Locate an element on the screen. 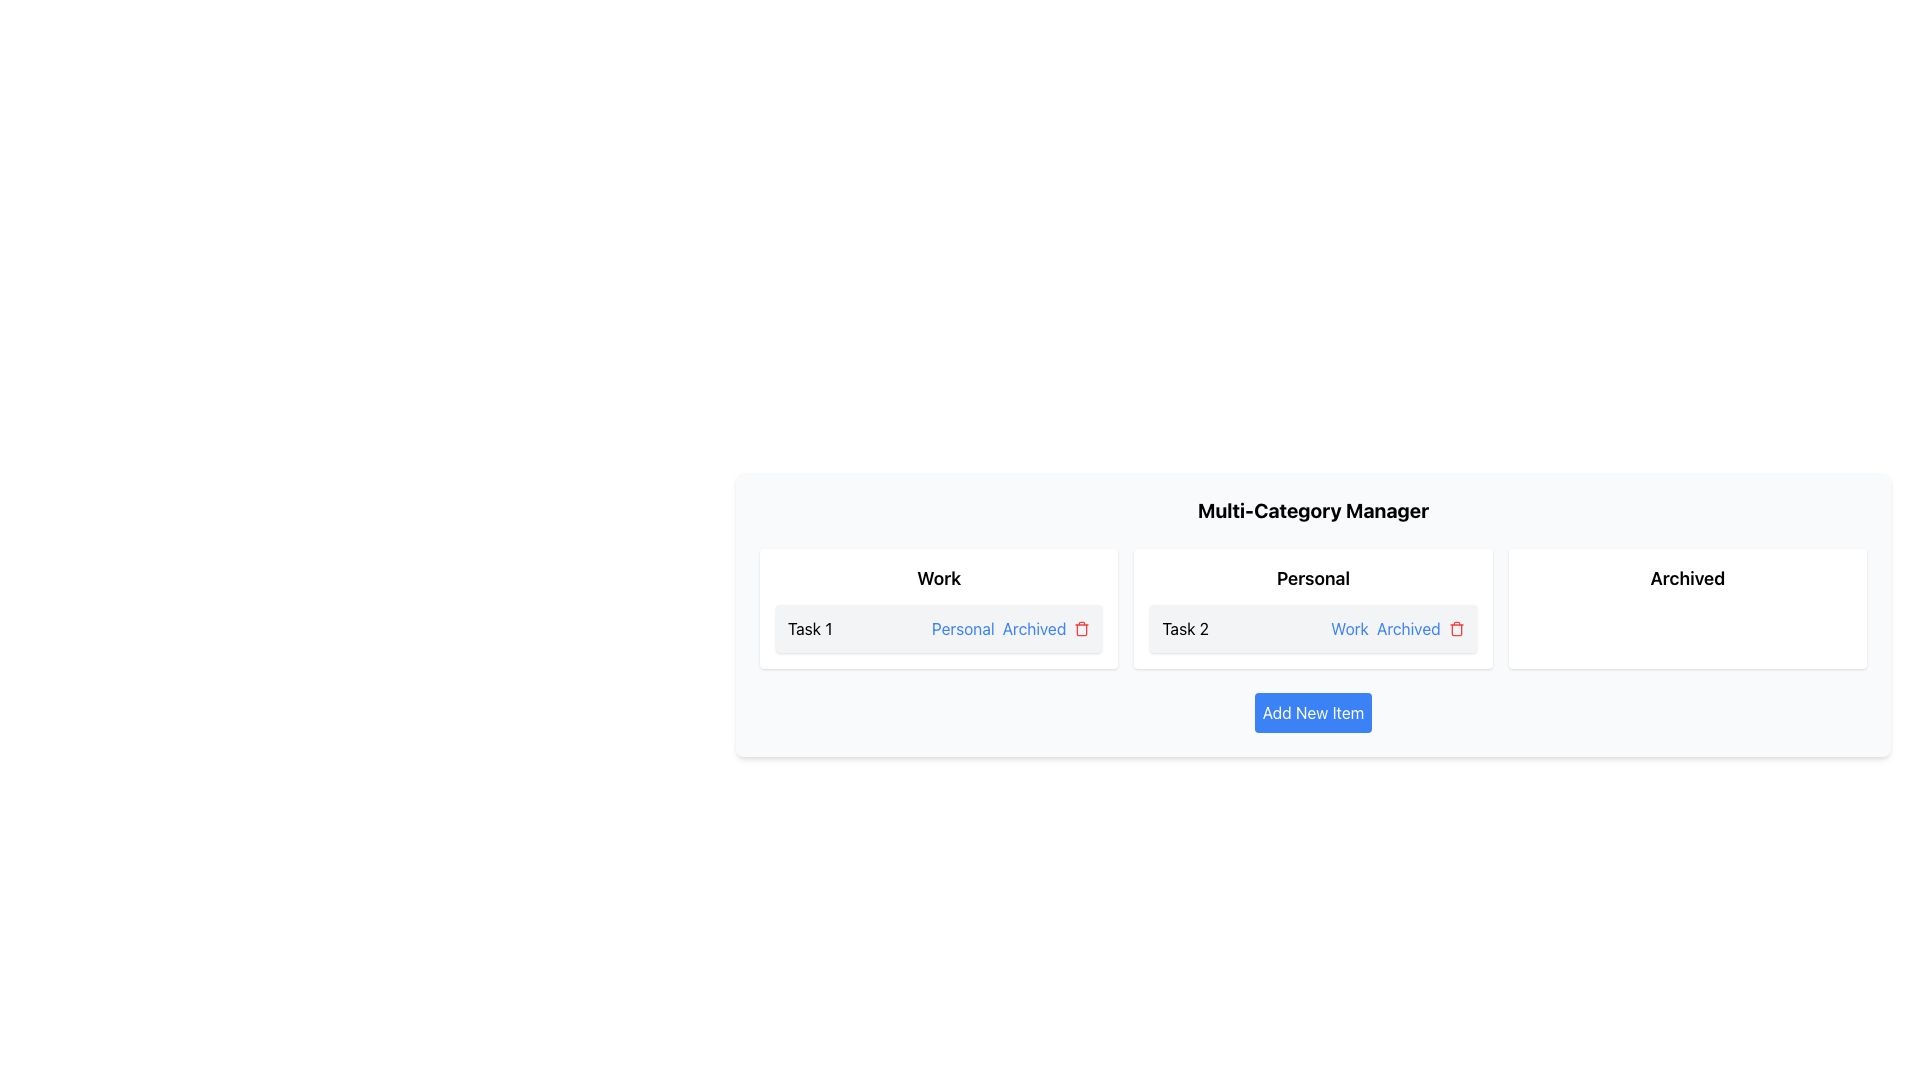 The width and height of the screenshot is (1920, 1080). the second hyperlink in the group of inline elements, located between the 'Work' link and a red icon is located at coordinates (1407, 627).